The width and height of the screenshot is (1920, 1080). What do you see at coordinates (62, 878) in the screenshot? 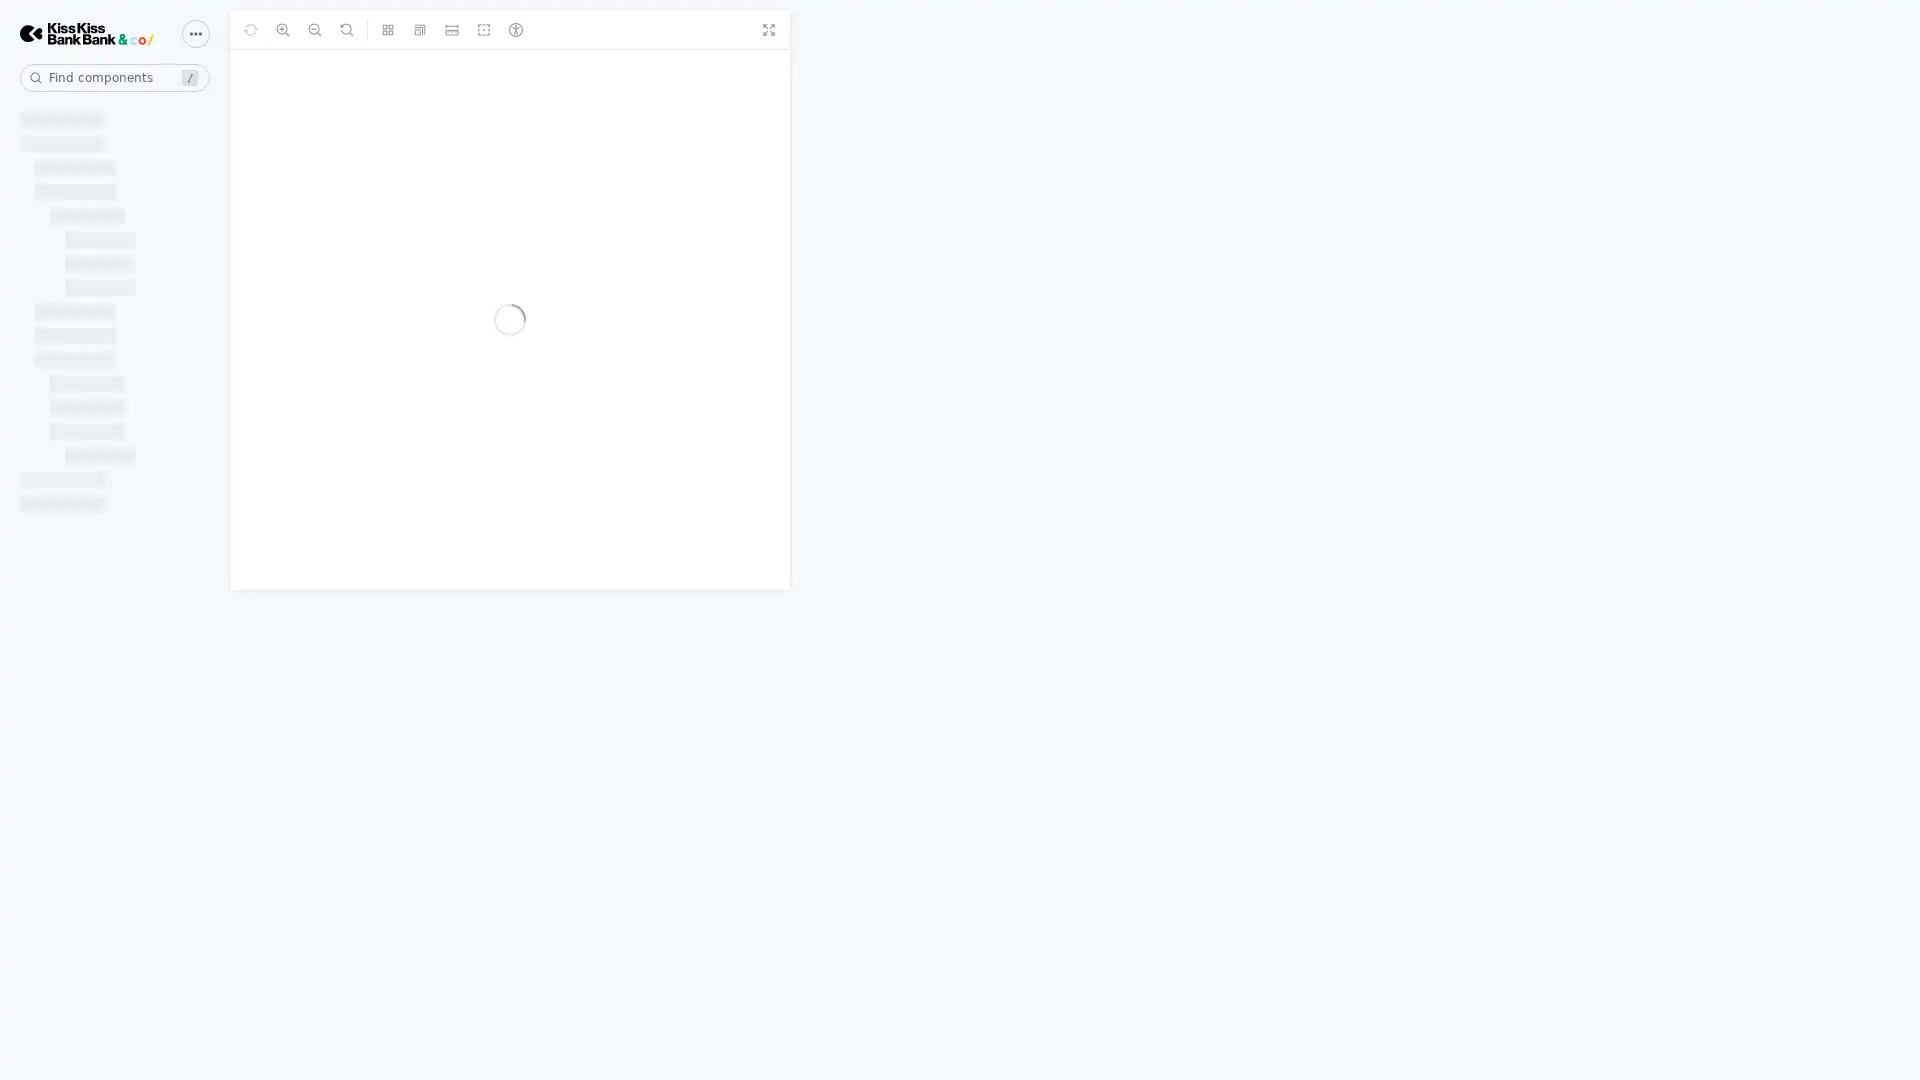
I see `GRAPHICS` at bounding box center [62, 878].